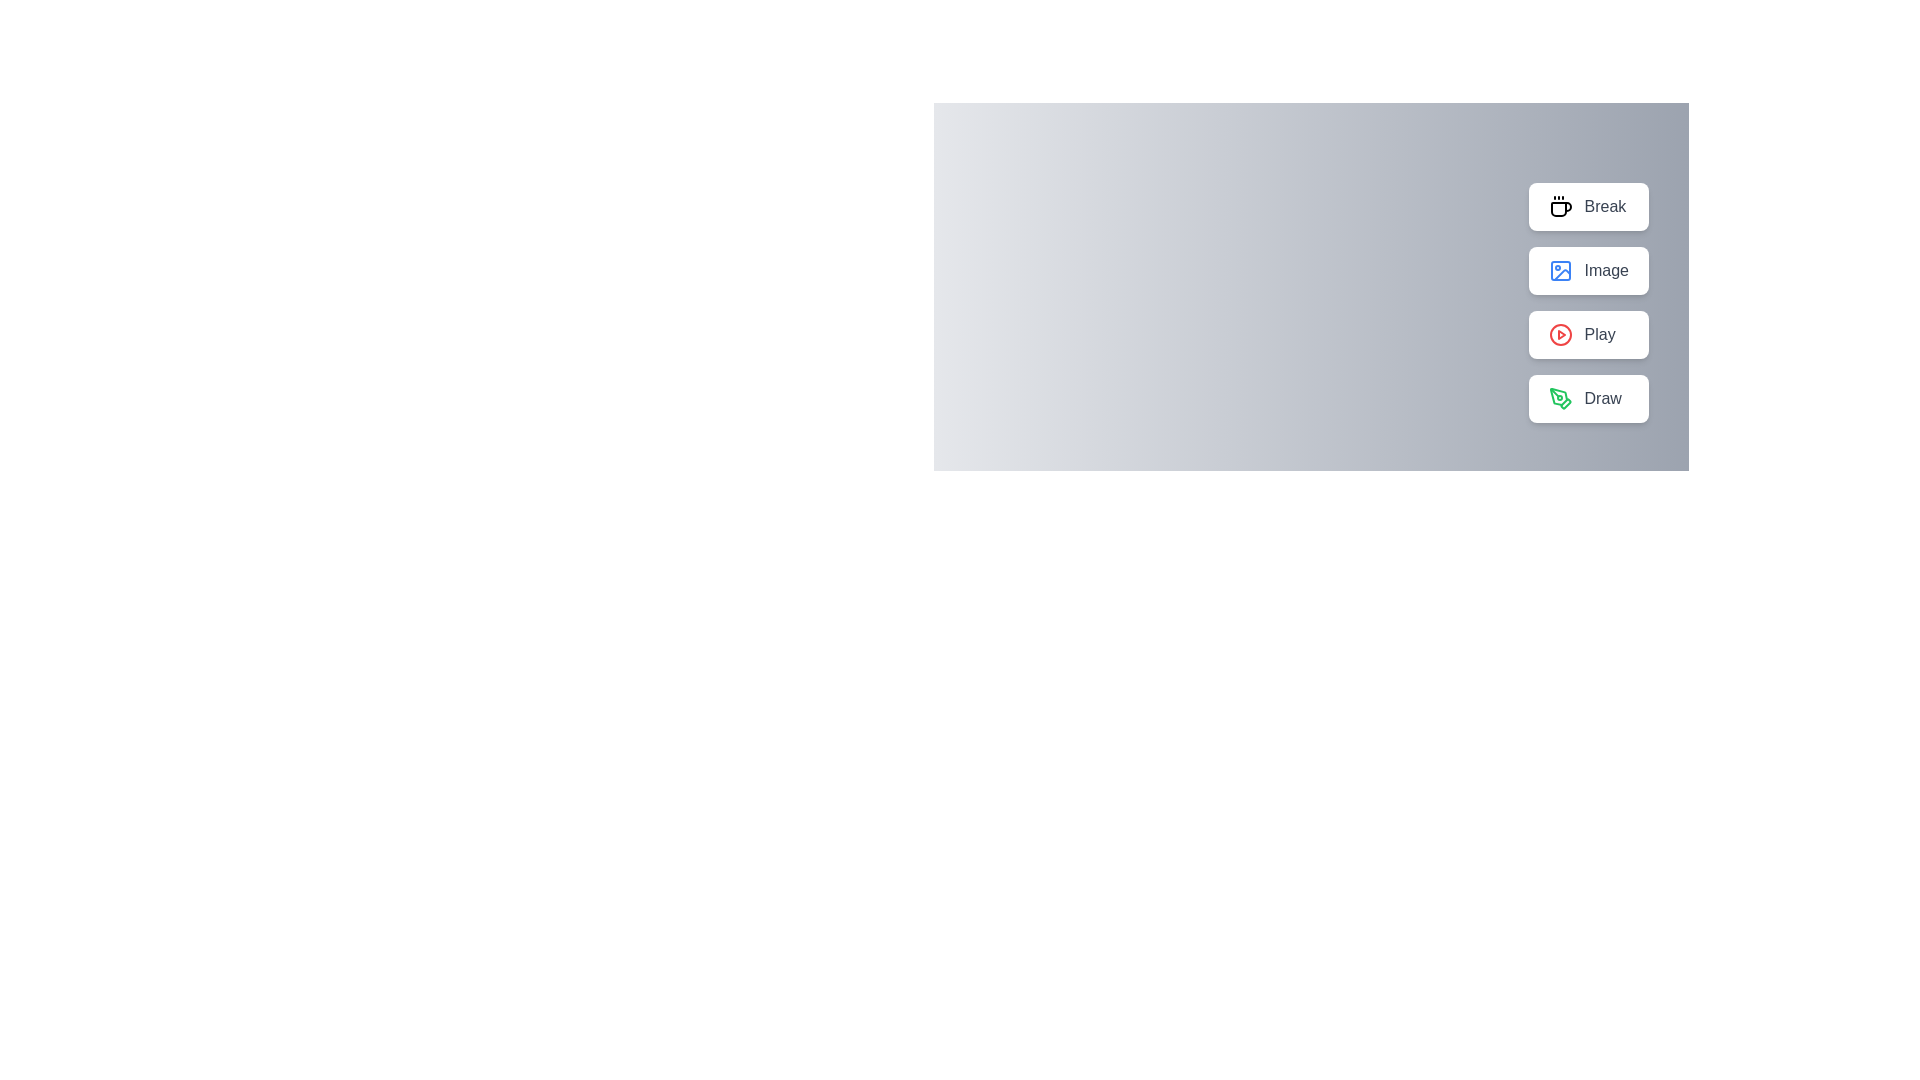  I want to click on the action button labeled Play to observe hover effects, so click(1587, 334).